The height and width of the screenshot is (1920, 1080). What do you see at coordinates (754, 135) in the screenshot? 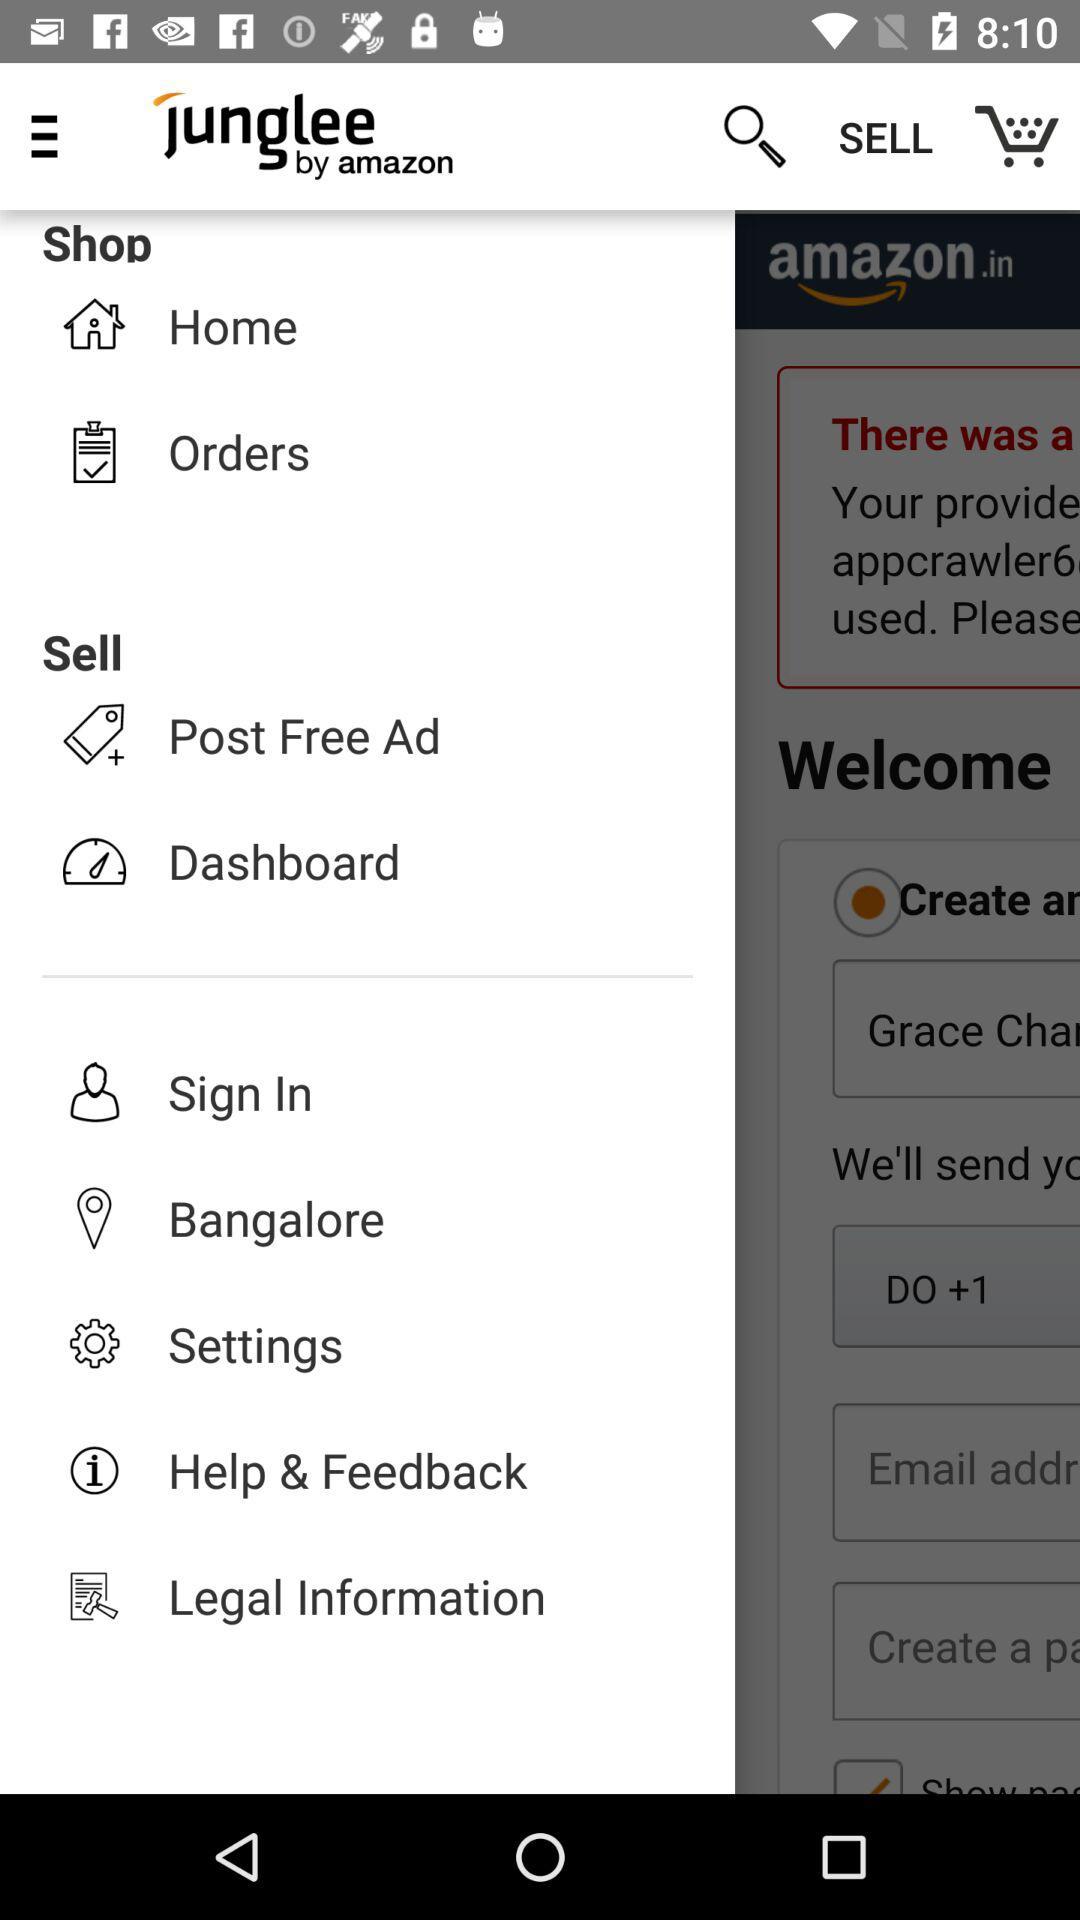
I see `icon next to shop` at bounding box center [754, 135].